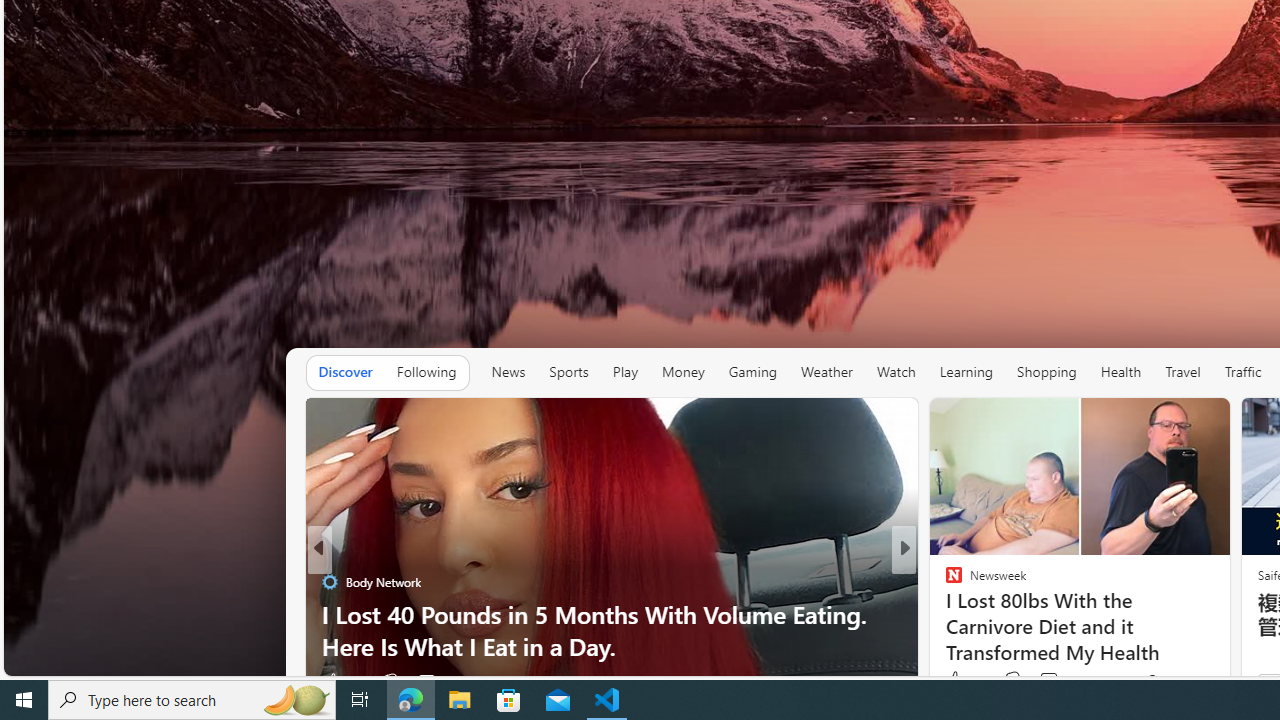  Describe the element at coordinates (958, 680) in the screenshot. I see `'194 Like'` at that location.